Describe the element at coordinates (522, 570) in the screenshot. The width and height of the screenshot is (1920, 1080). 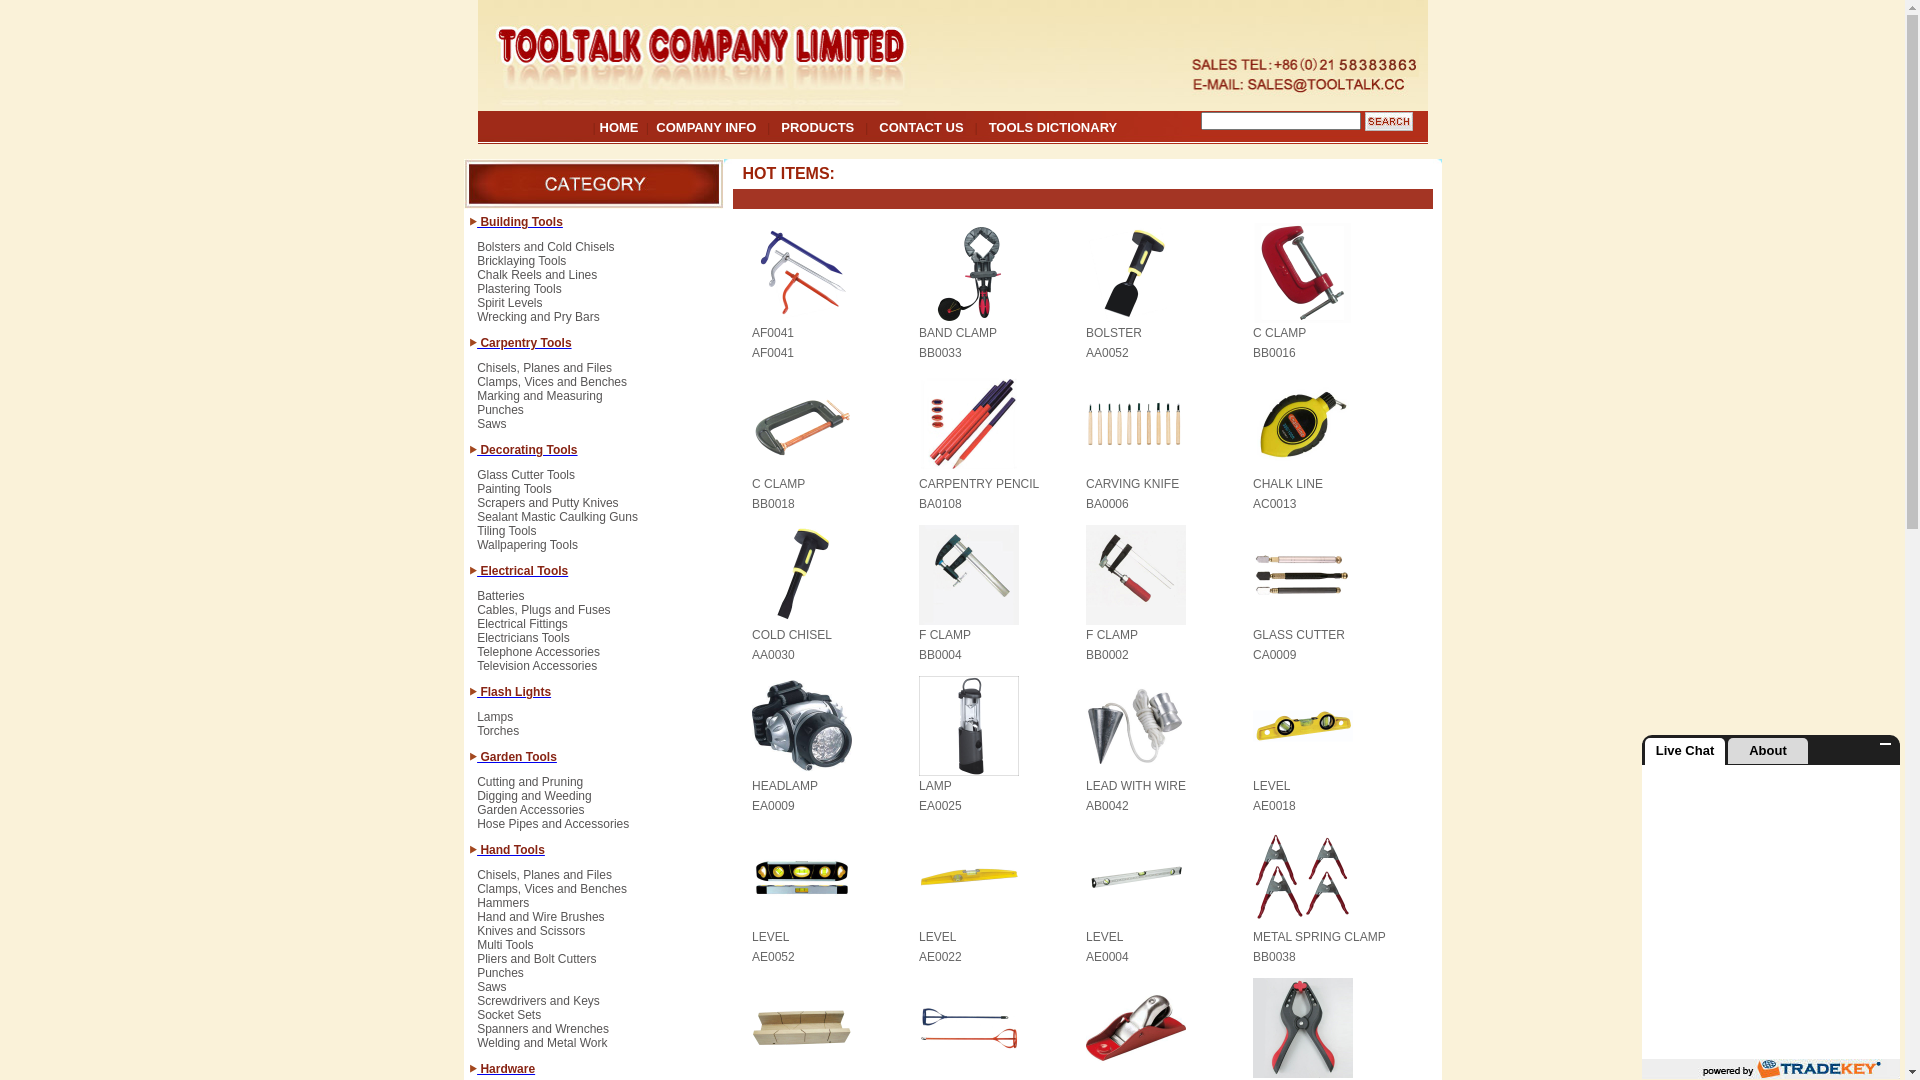
I see `'Electrical Tools'` at that location.